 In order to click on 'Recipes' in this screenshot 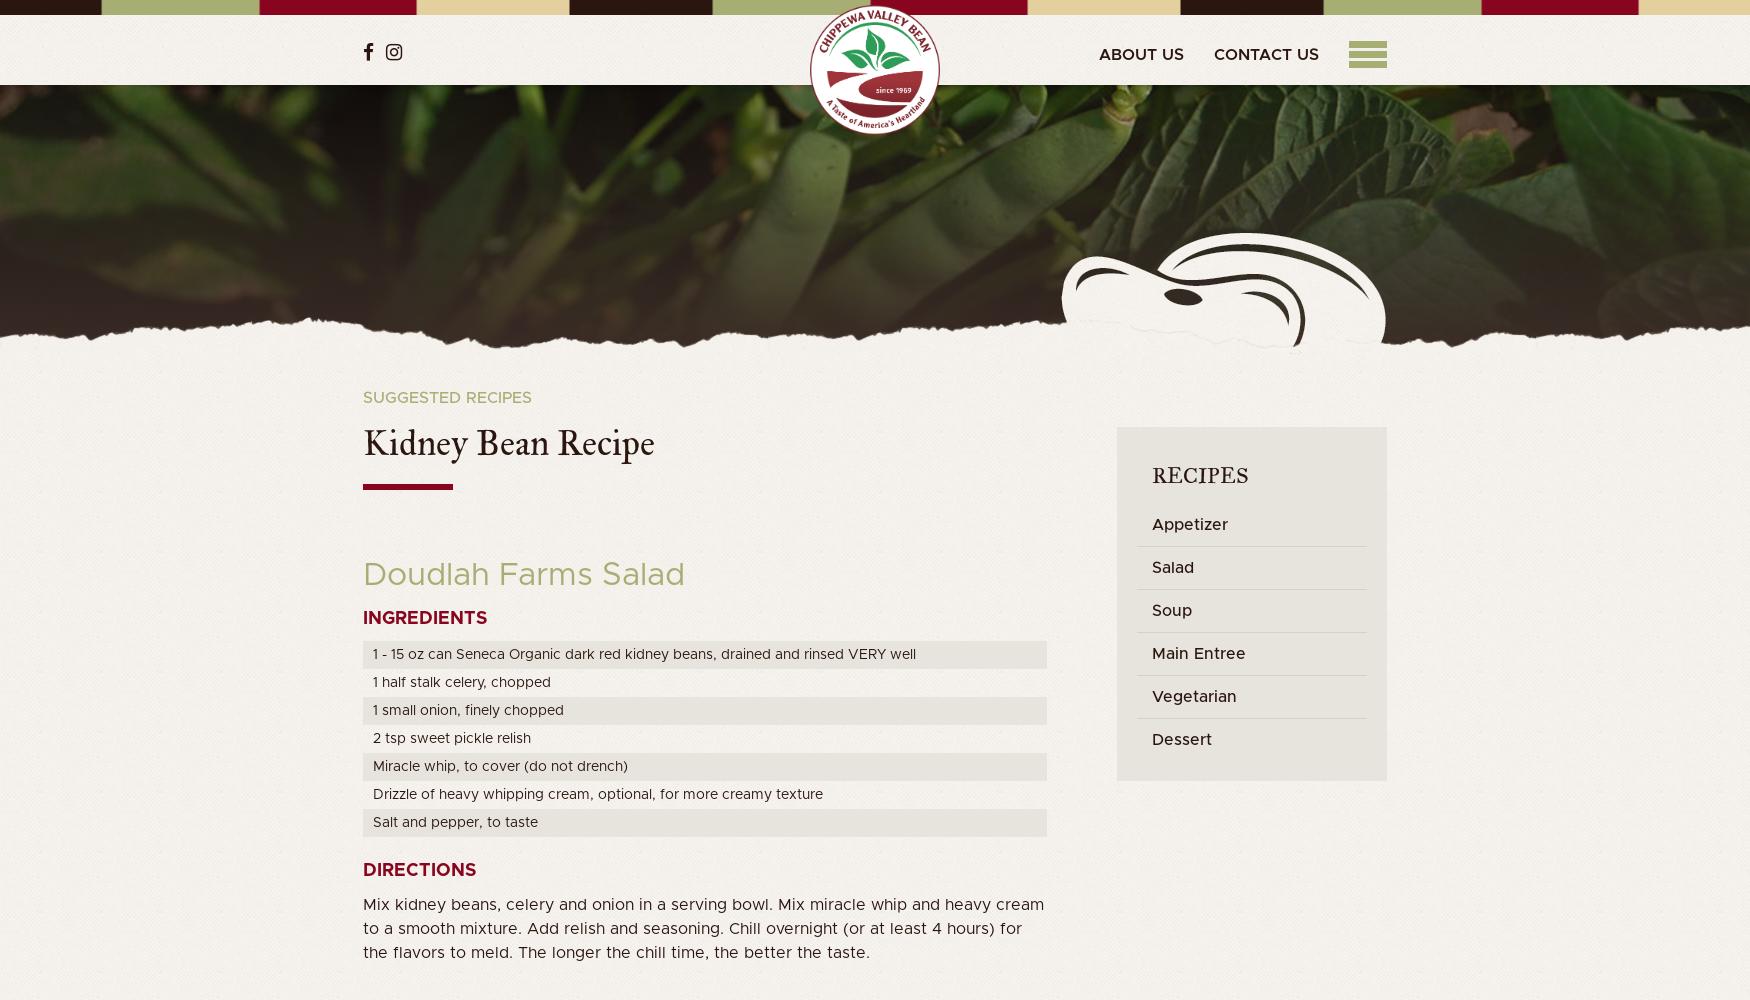, I will do `click(1200, 474)`.